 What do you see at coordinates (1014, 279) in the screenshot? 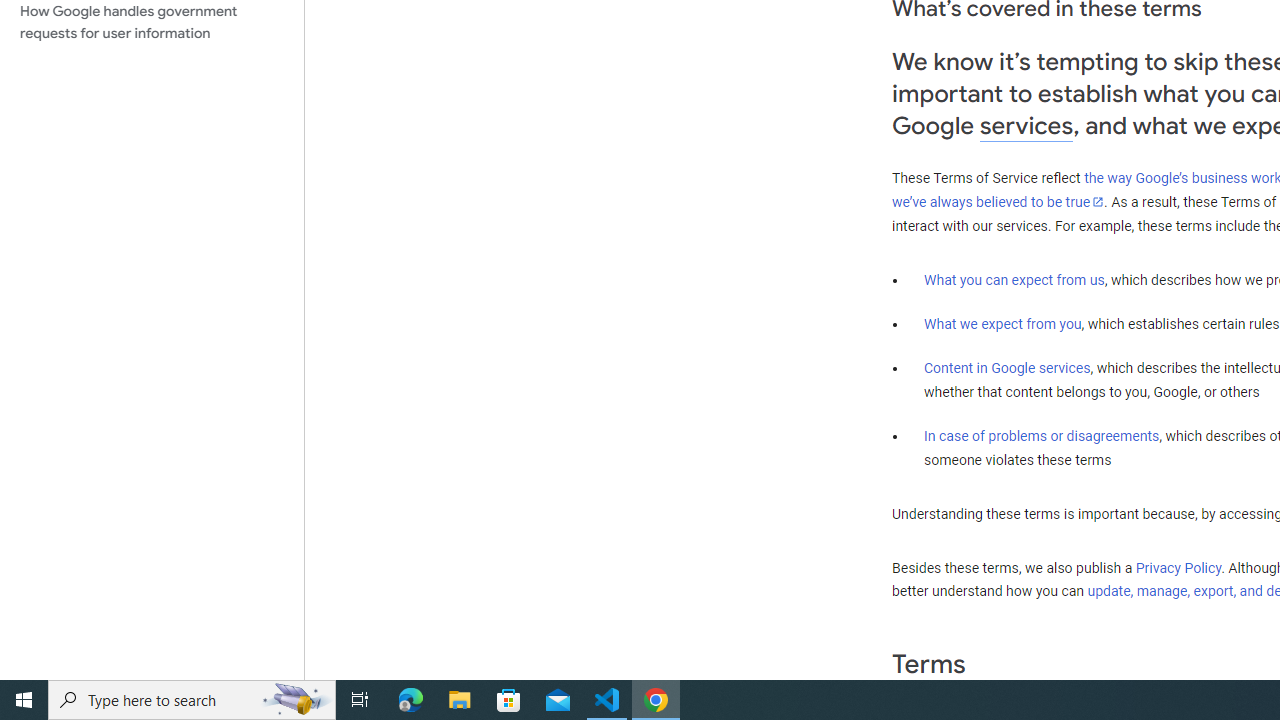
I see `'What you can expect from us'` at bounding box center [1014, 279].